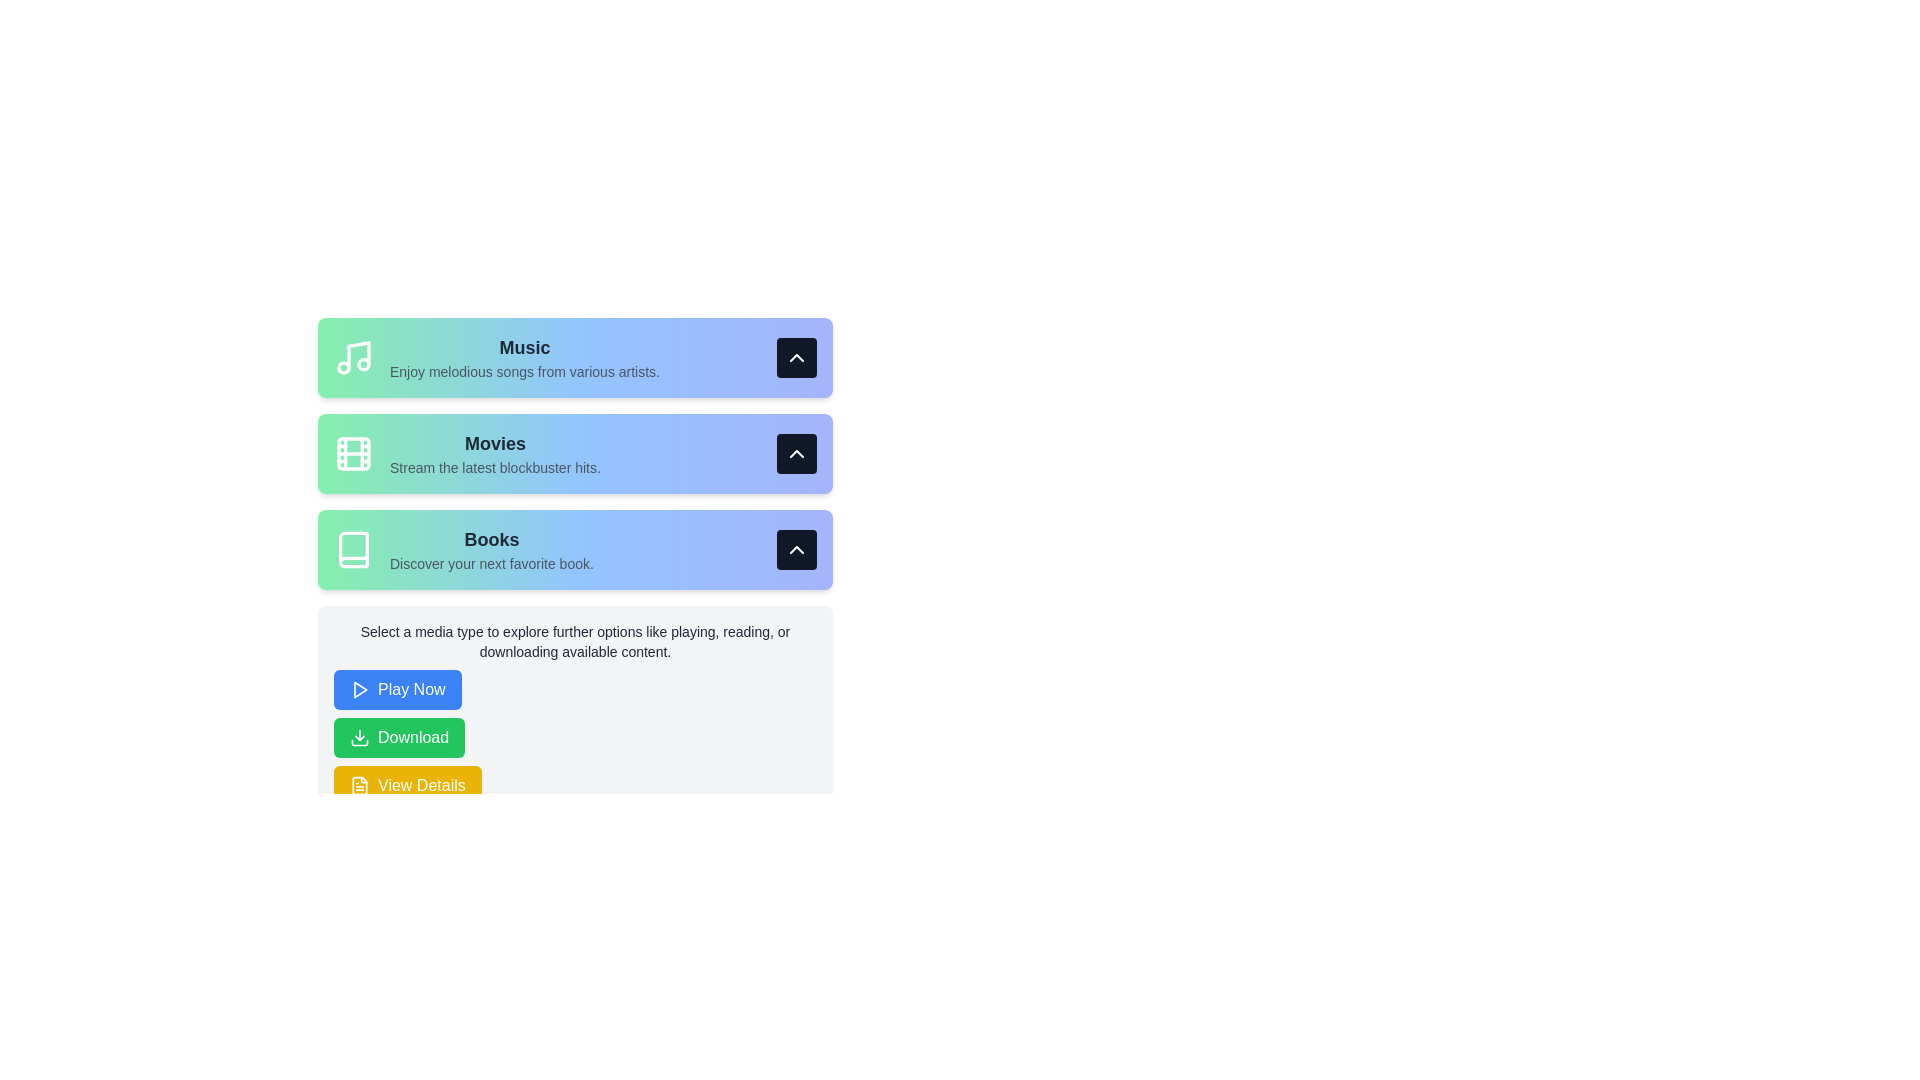 The height and width of the screenshot is (1080, 1920). Describe the element at coordinates (795, 454) in the screenshot. I see `the upward-facing chevron arrow icon within the interactive button adjacent to the 'Movies' label` at that location.